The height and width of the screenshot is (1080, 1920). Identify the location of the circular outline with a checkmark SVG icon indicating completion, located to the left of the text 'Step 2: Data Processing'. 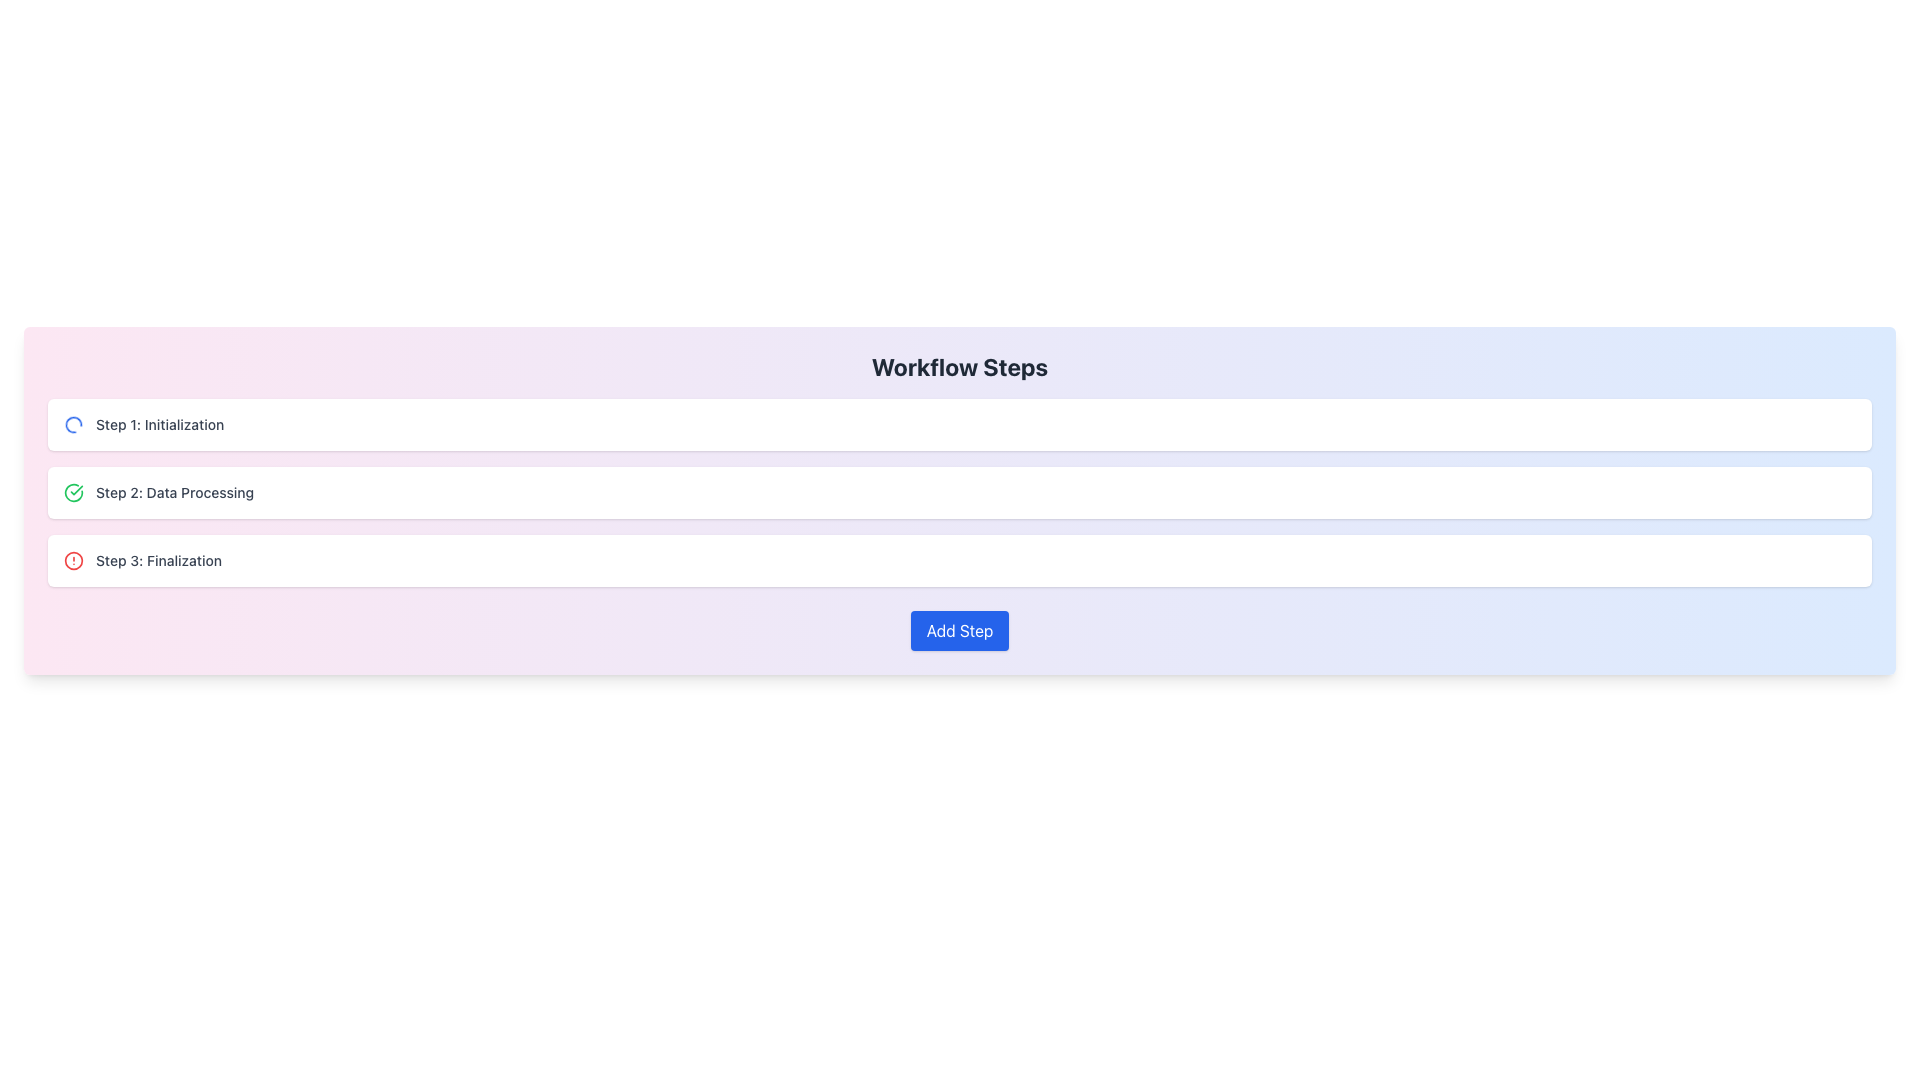
(73, 493).